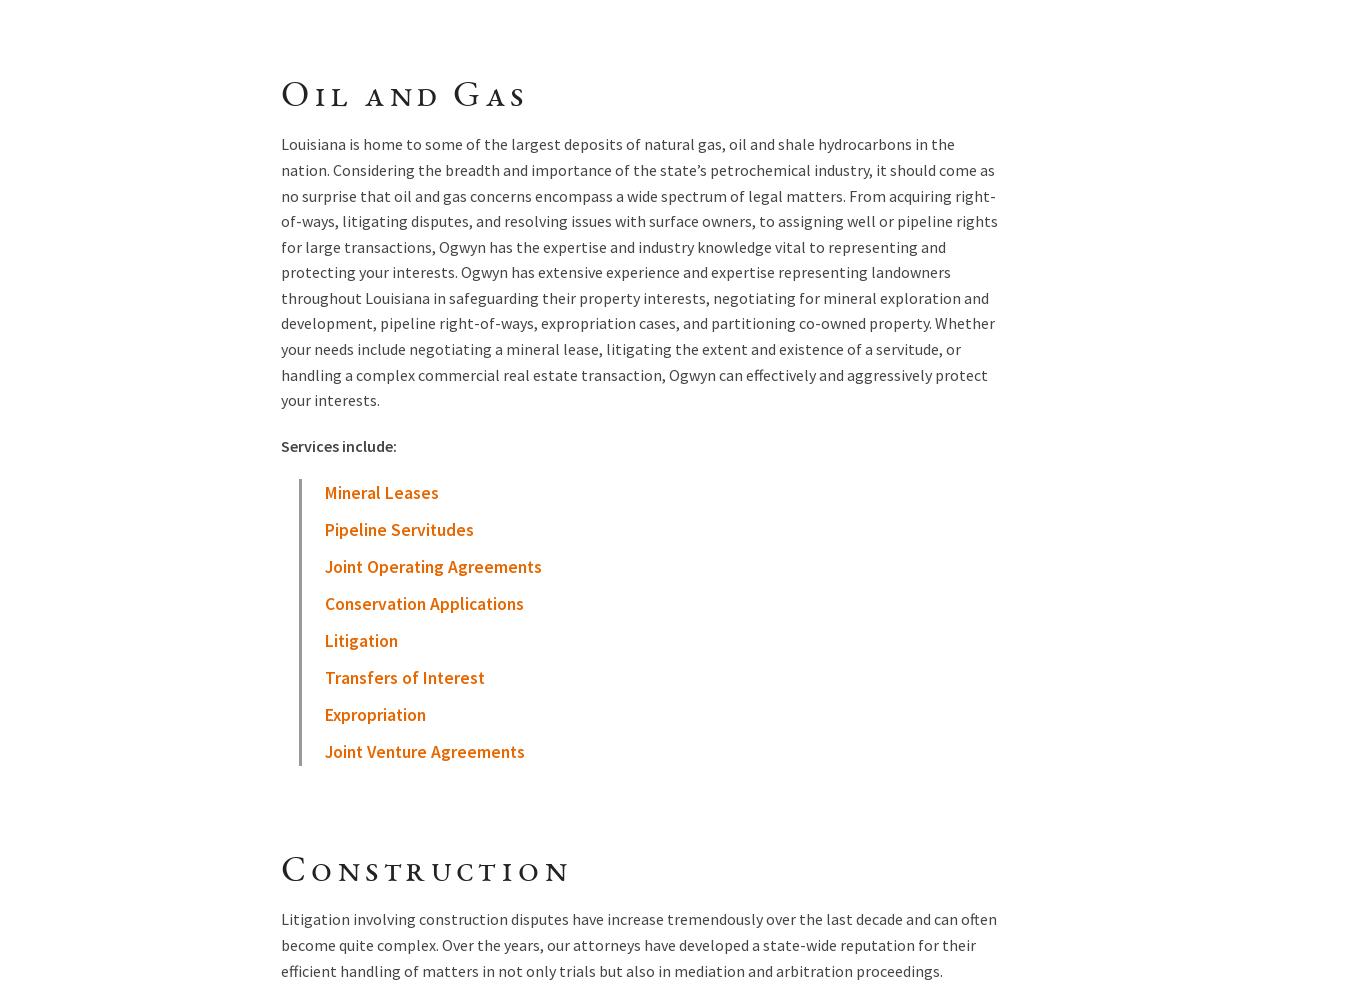  Describe the element at coordinates (359, 641) in the screenshot. I see `'Litigation'` at that location.